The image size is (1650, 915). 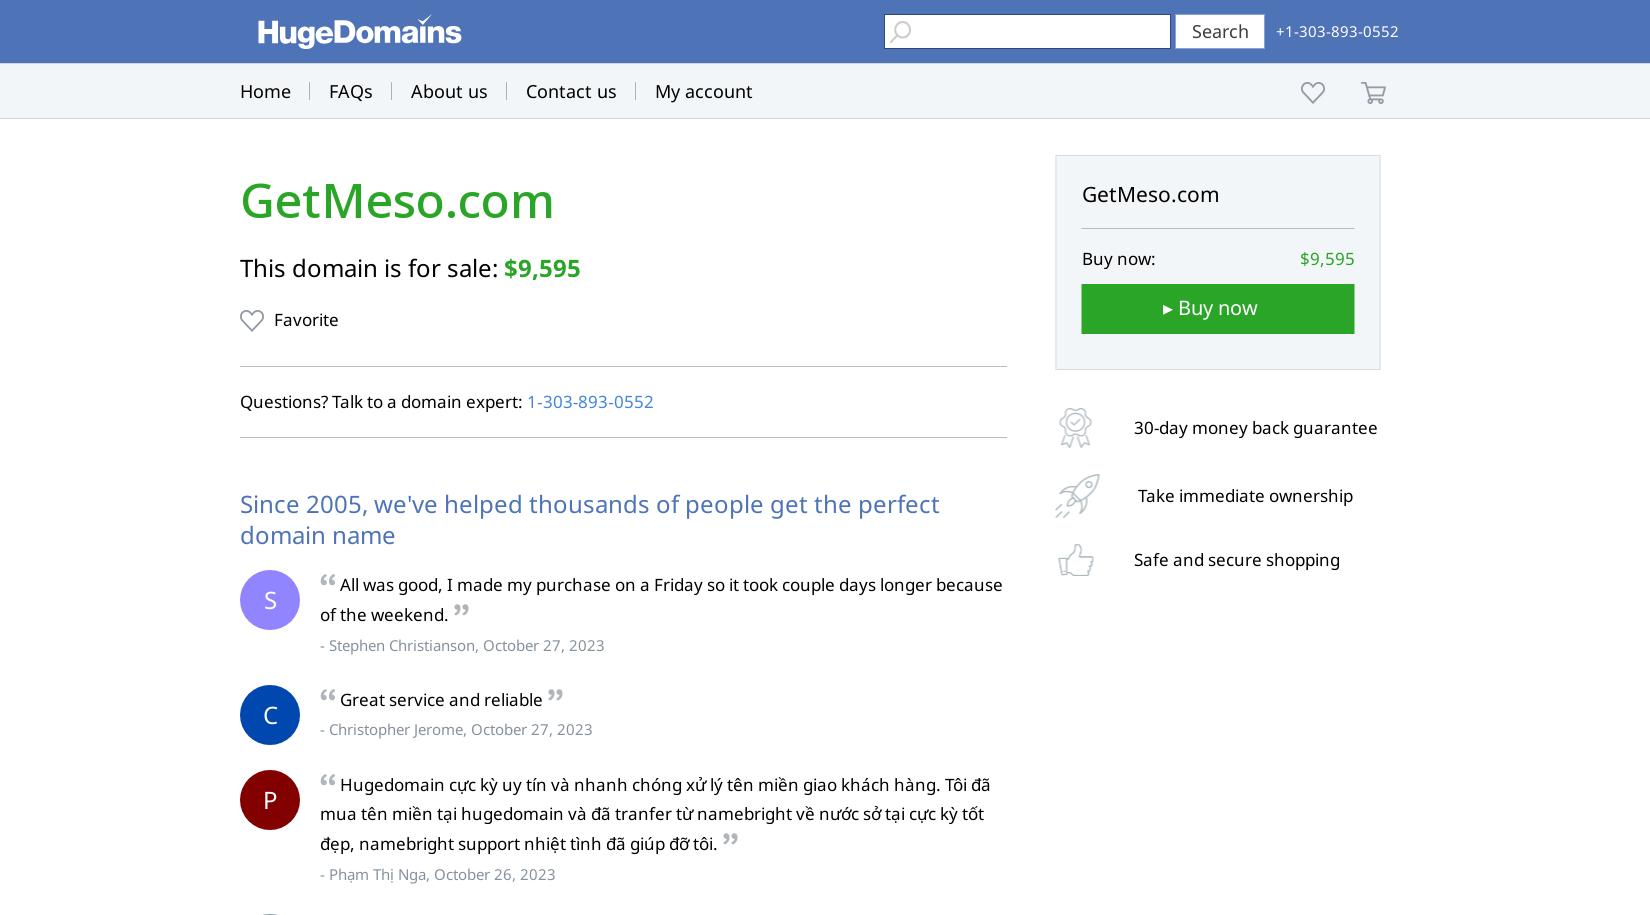 What do you see at coordinates (269, 598) in the screenshot?
I see `'S'` at bounding box center [269, 598].